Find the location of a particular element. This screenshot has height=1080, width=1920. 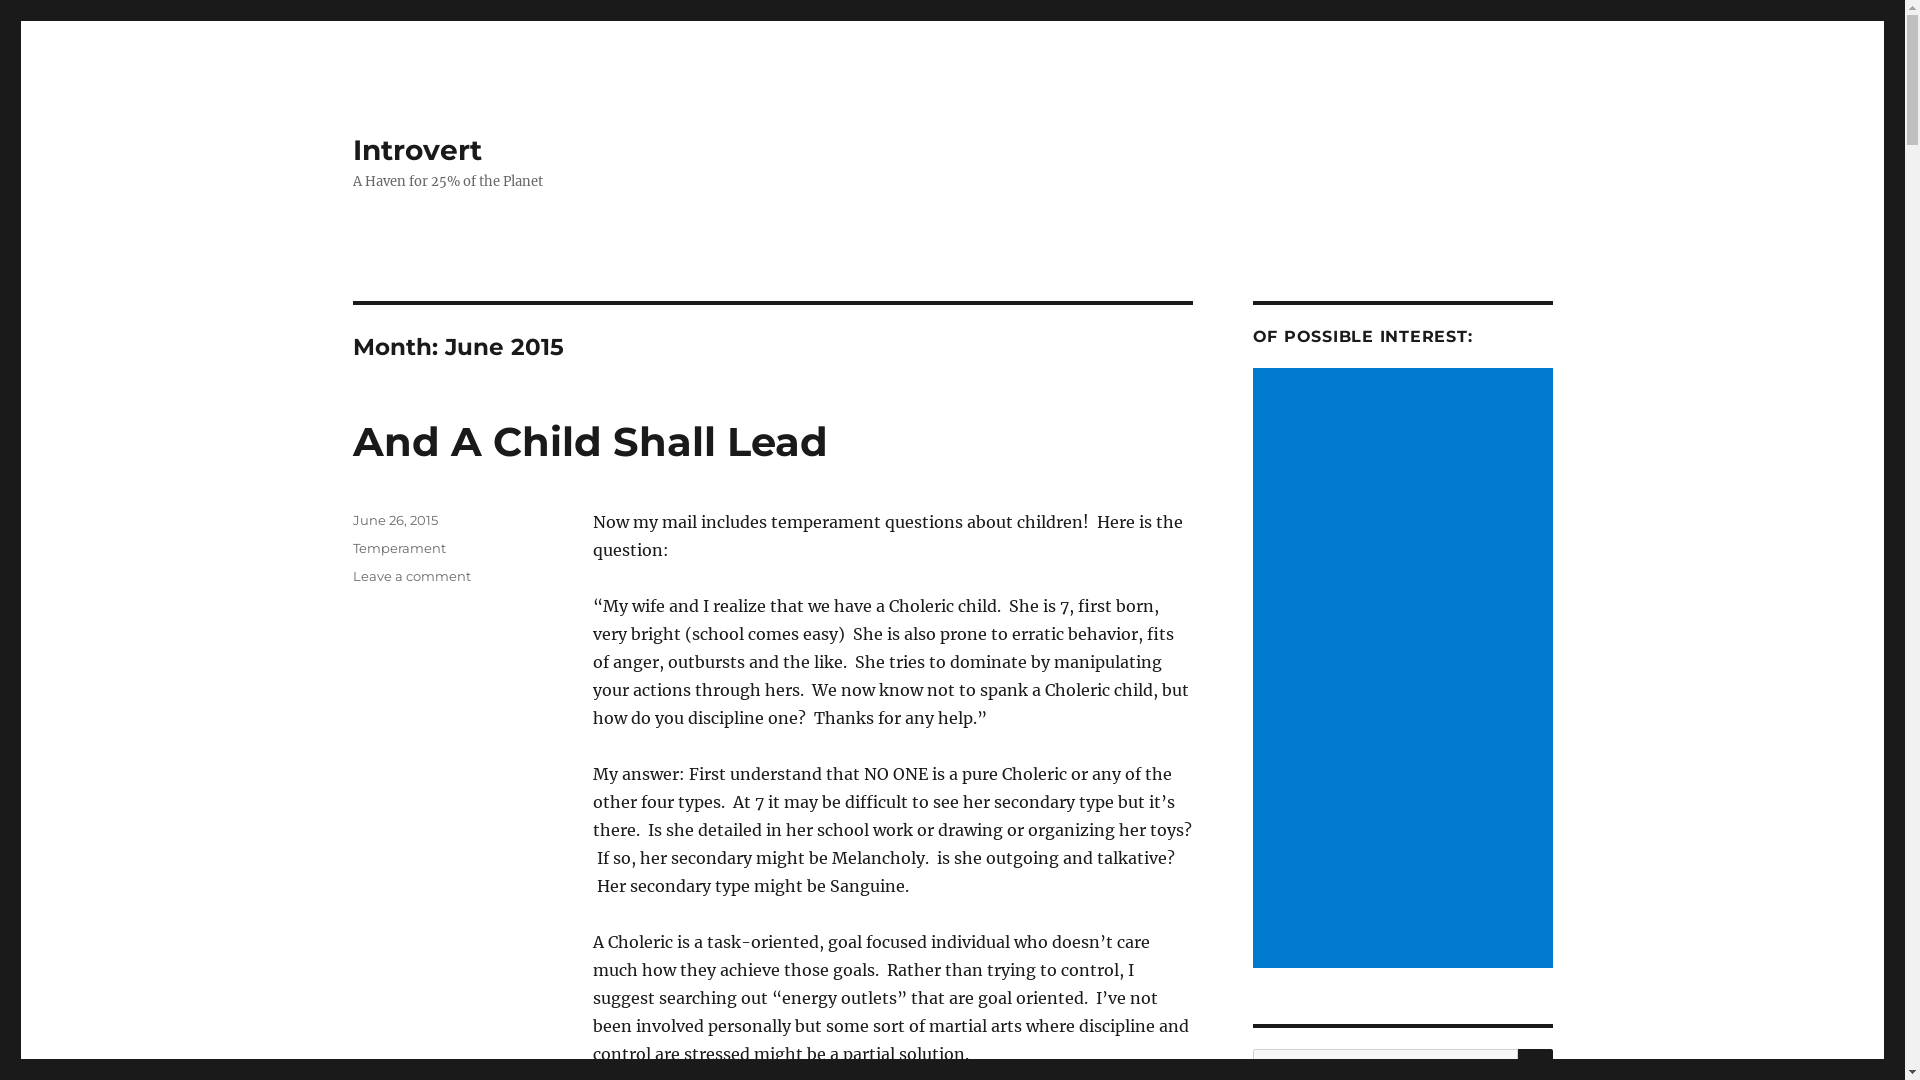

'June 26, 2015' is located at coordinates (351, 519).